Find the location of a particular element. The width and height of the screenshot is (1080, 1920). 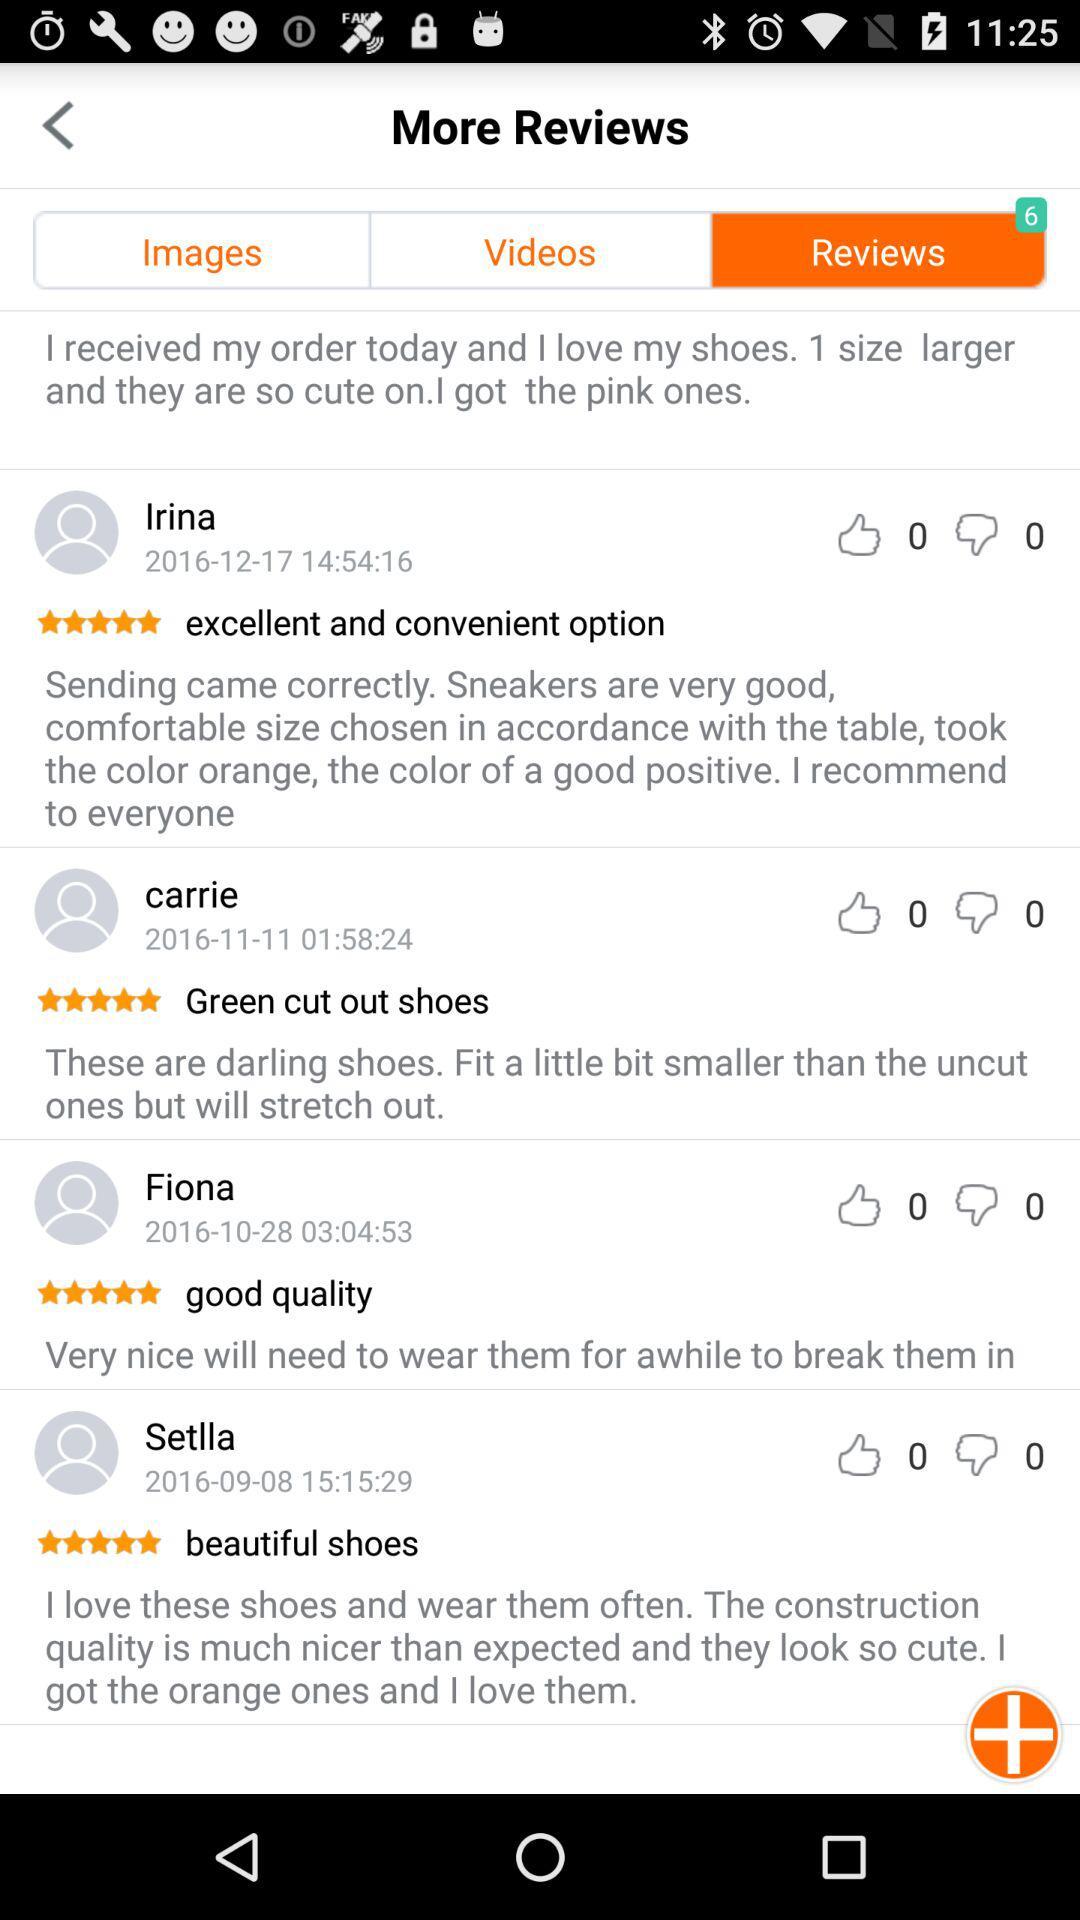

thumbds down is located at coordinates (975, 911).